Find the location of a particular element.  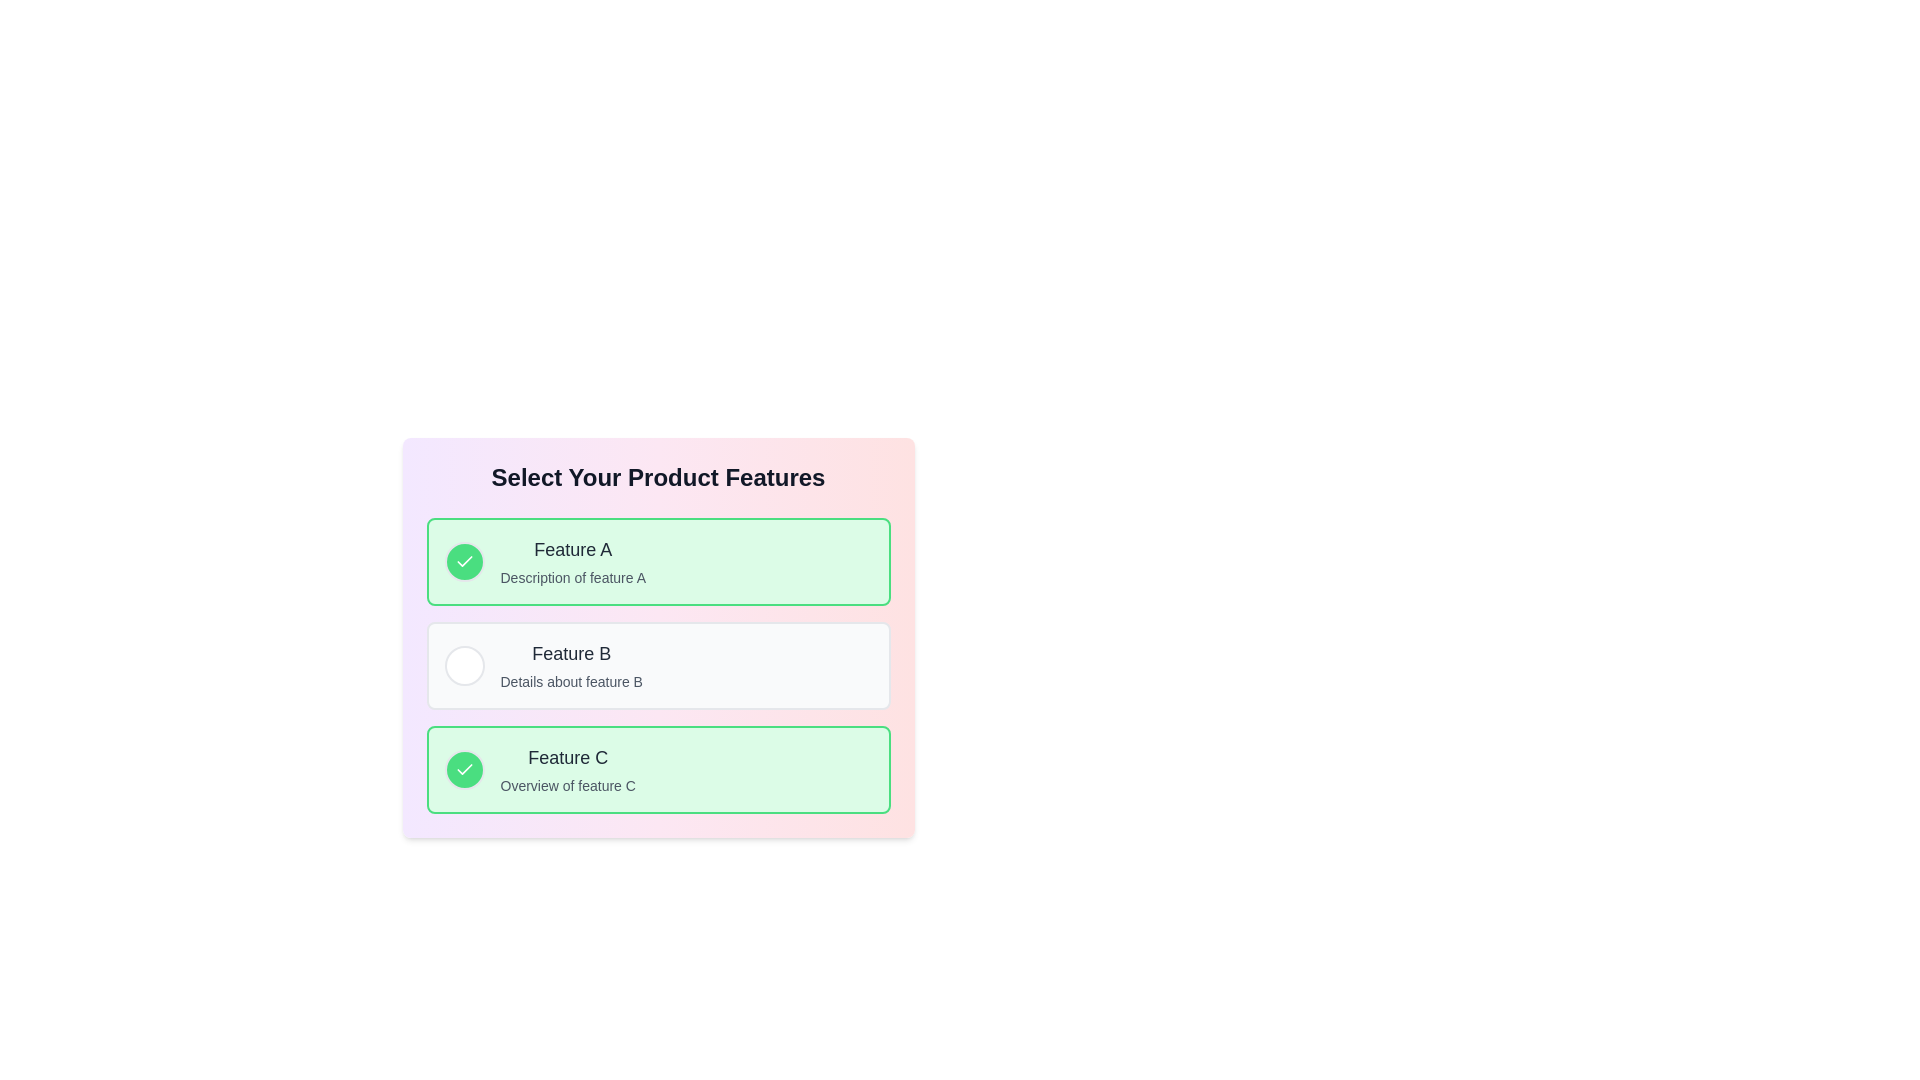

the radio button on the second card in the vertical stack is located at coordinates (658, 666).